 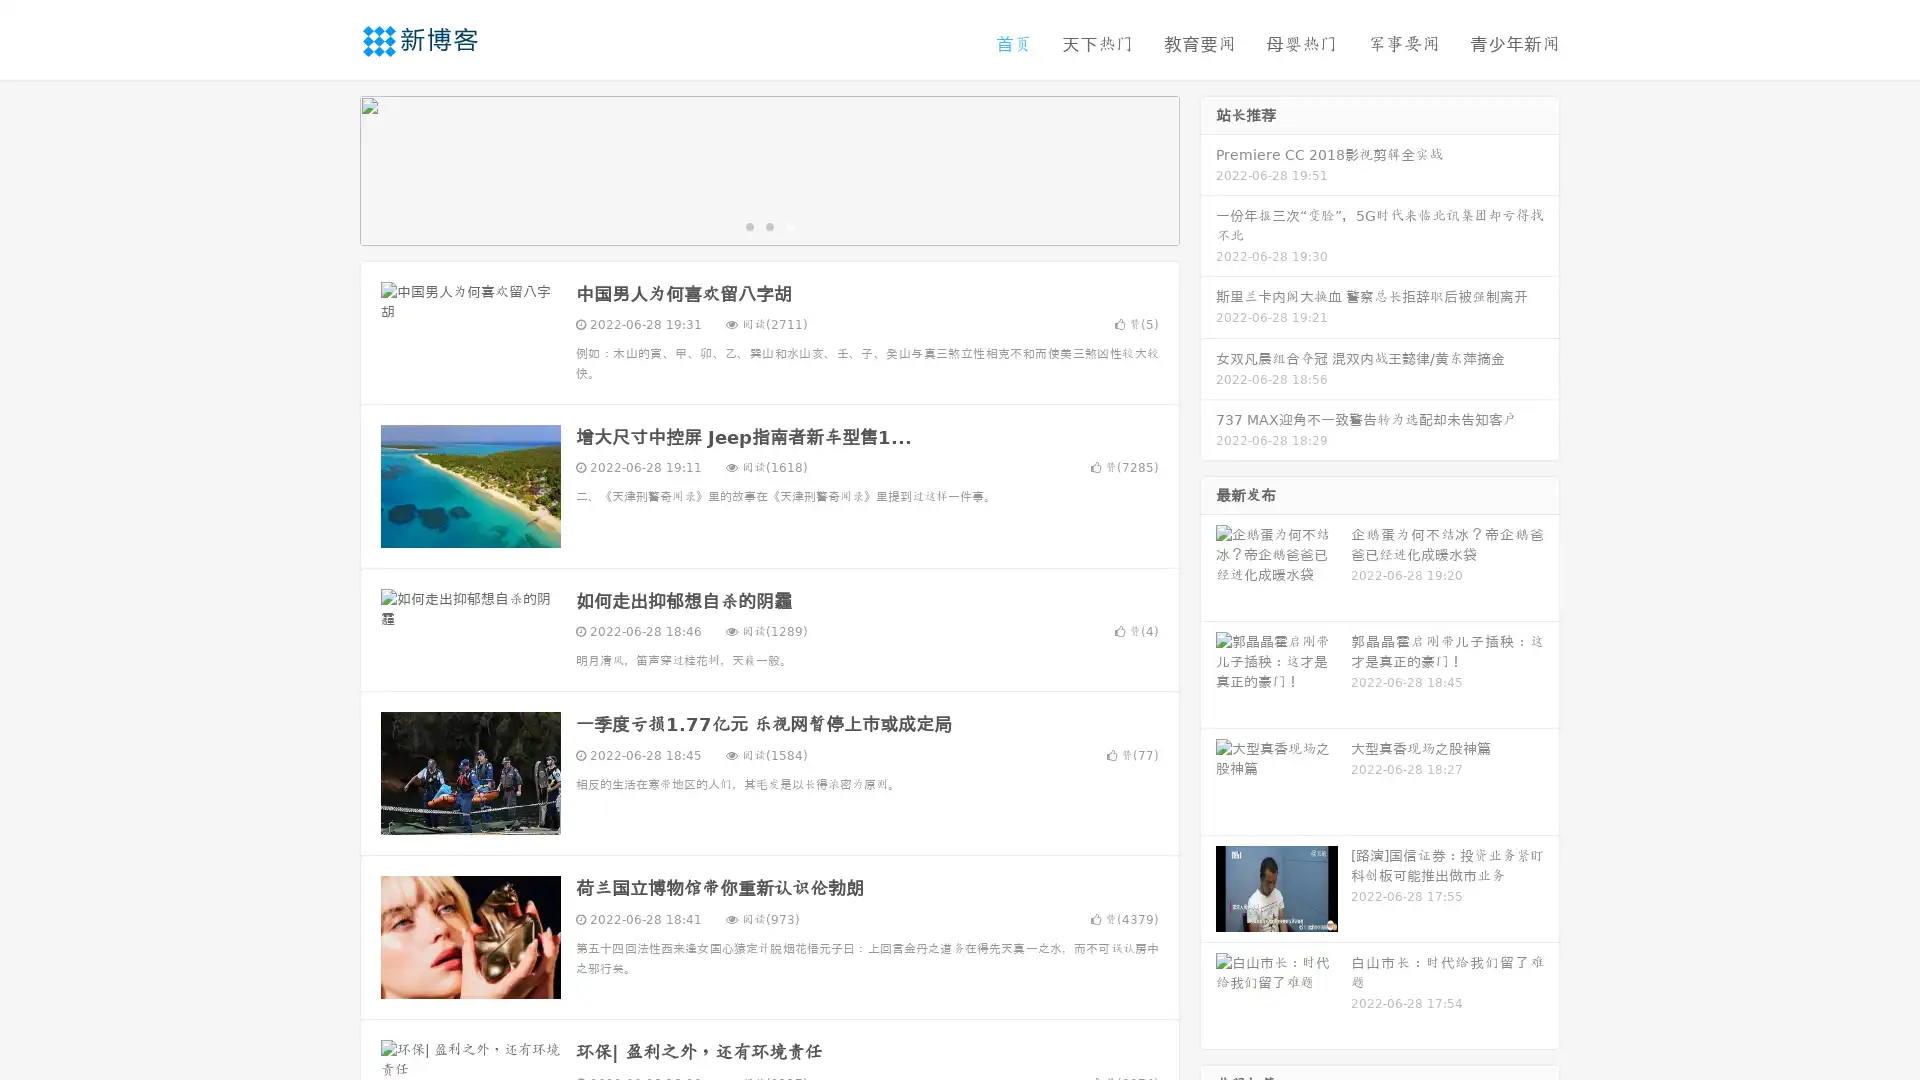 What do you see at coordinates (768, 225) in the screenshot?
I see `Go to slide 2` at bounding box center [768, 225].